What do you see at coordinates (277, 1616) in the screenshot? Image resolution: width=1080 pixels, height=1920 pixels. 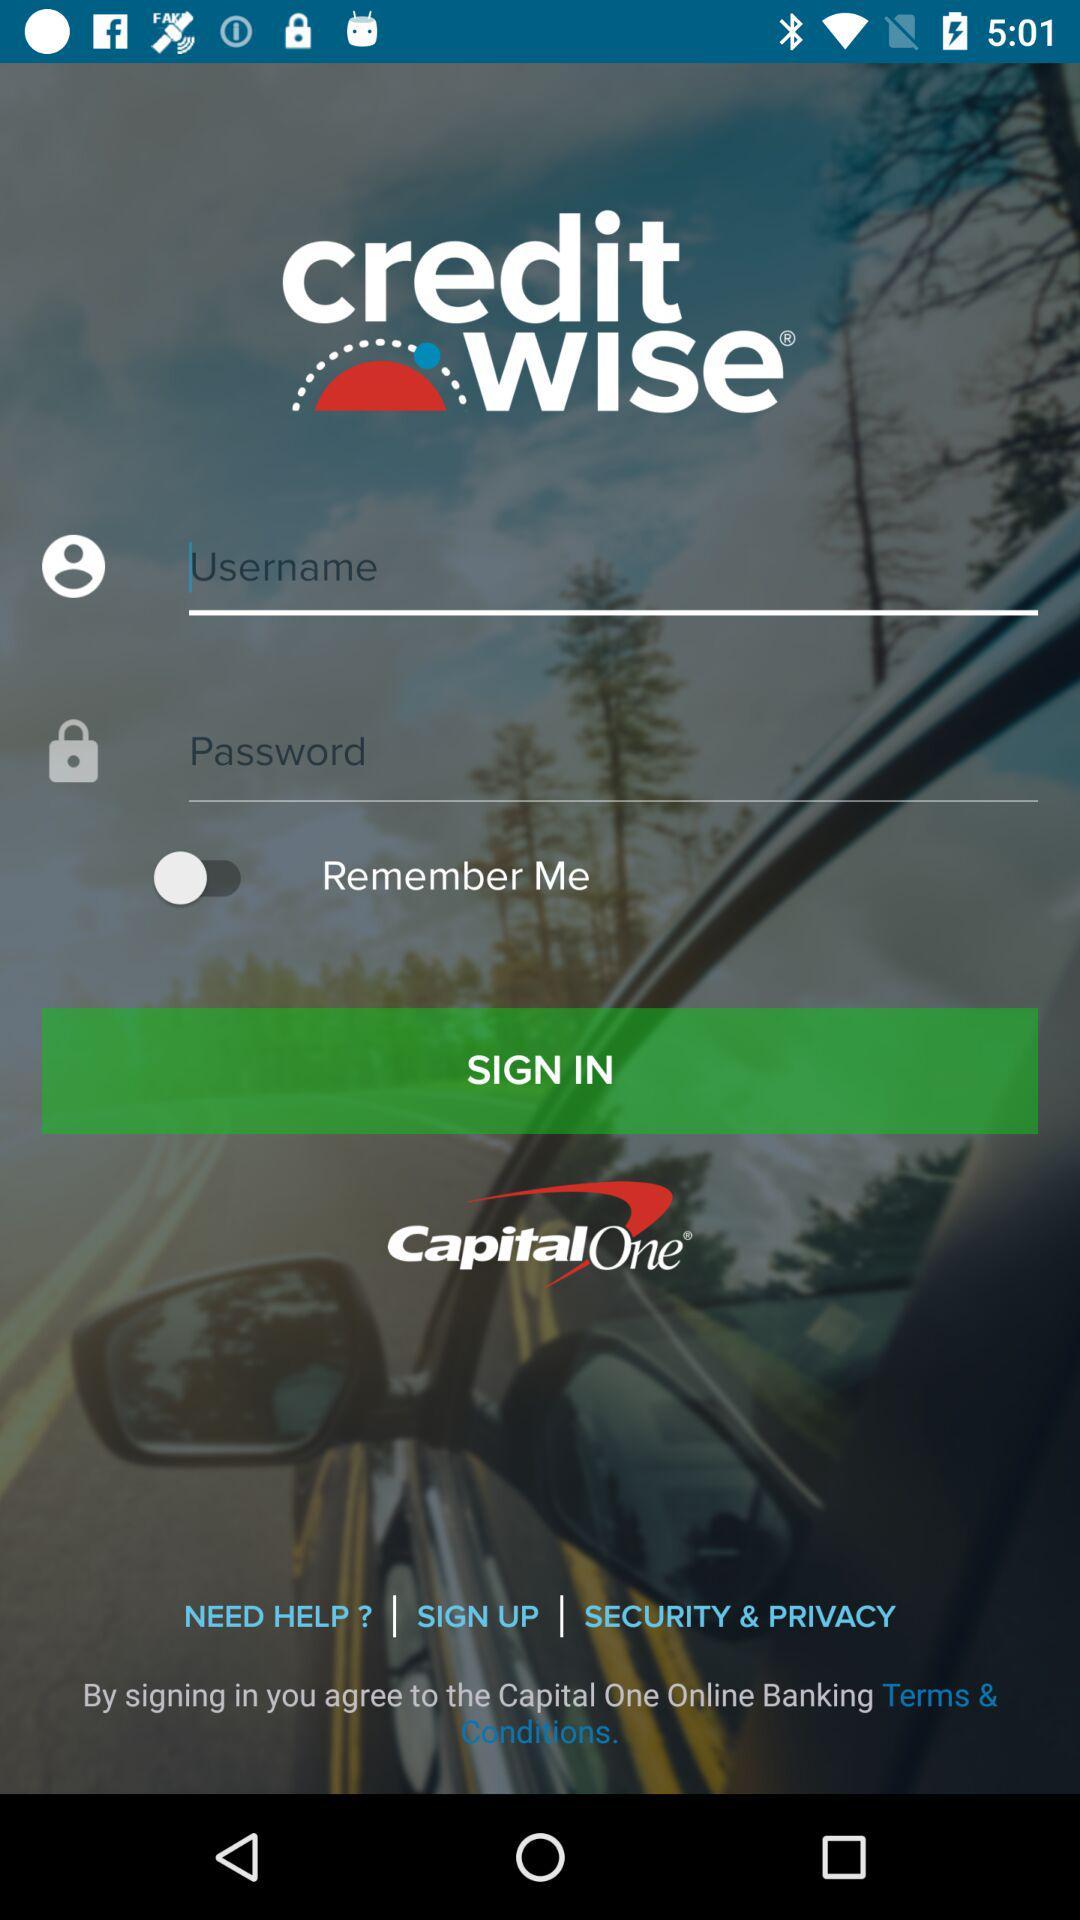 I see `icon above the by signing in item` at bounding box center [277, 1616].